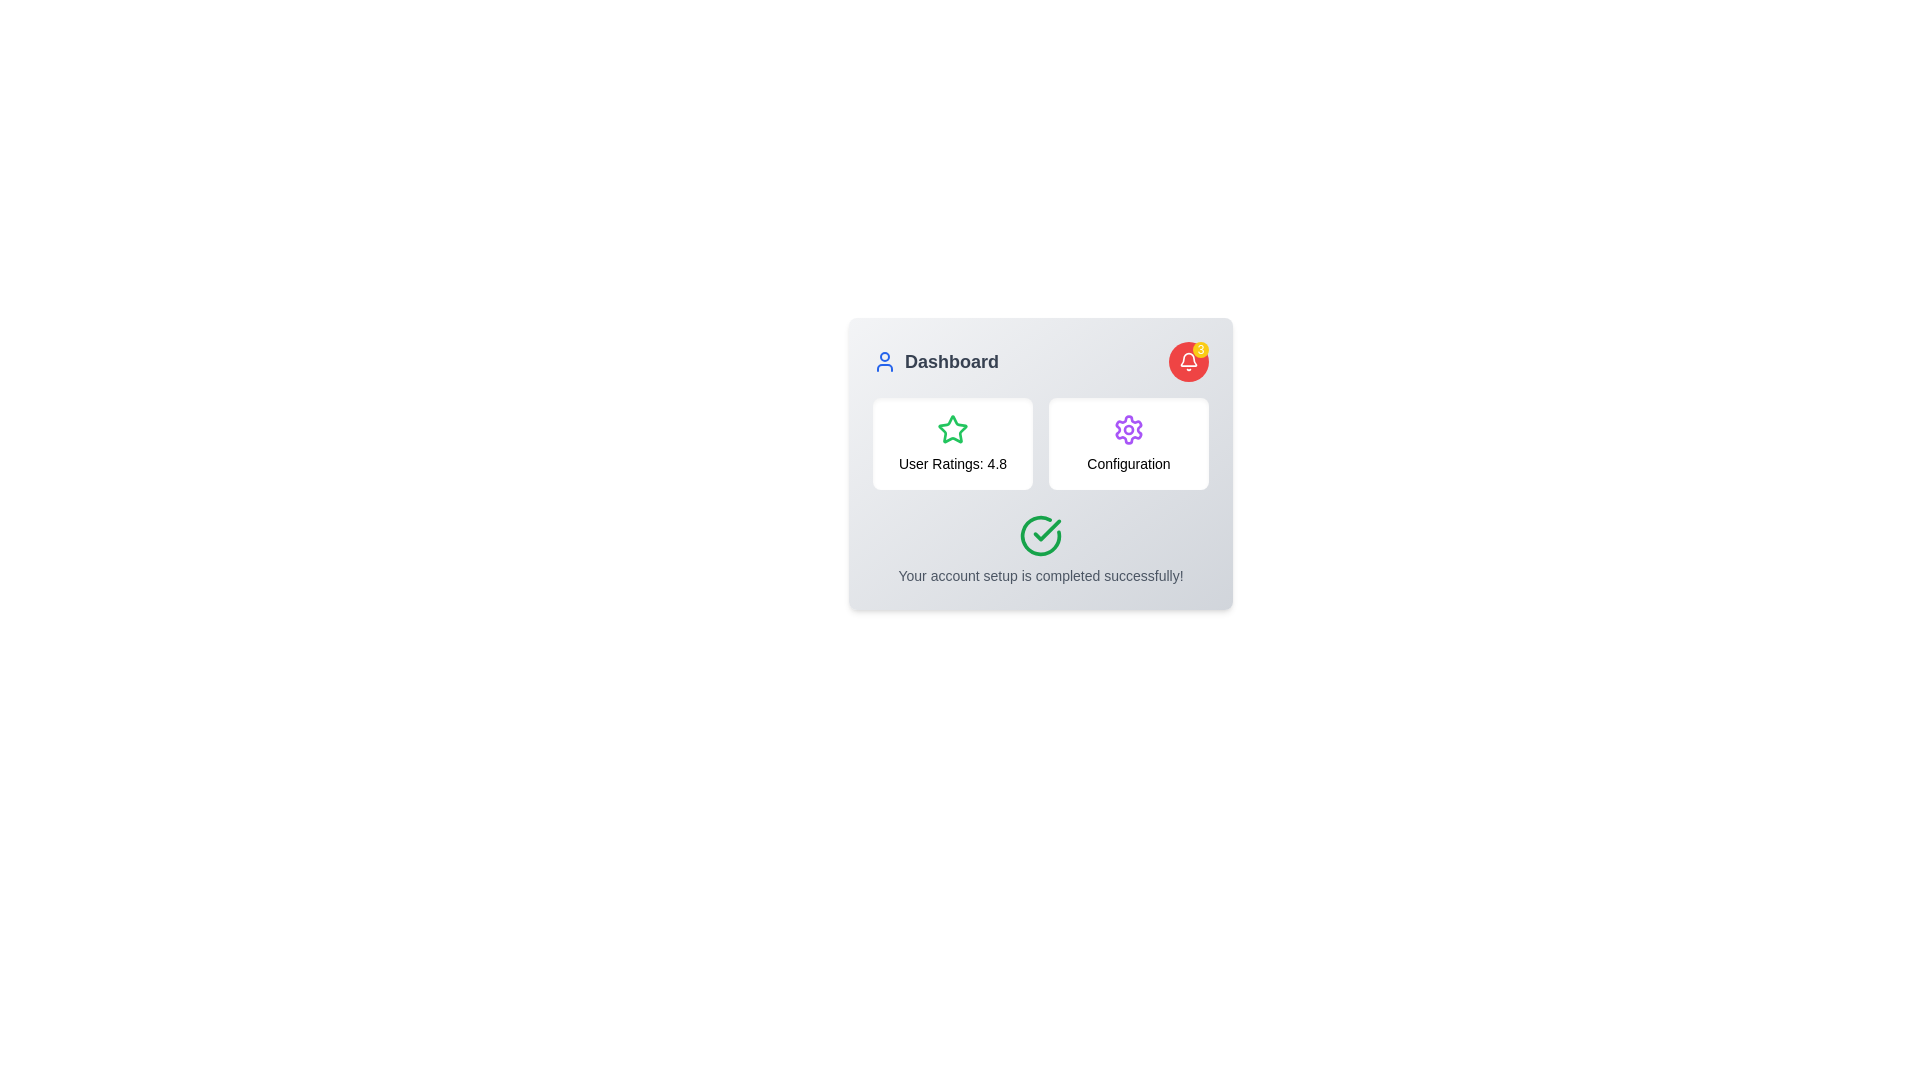  What do you see at coordinates (951, 463) in the screenshot?
I see `the static text label displaying 'User Ratings: 4.8' located below the green star icon in the left card section of the UI` at bounding box center [951, 463].